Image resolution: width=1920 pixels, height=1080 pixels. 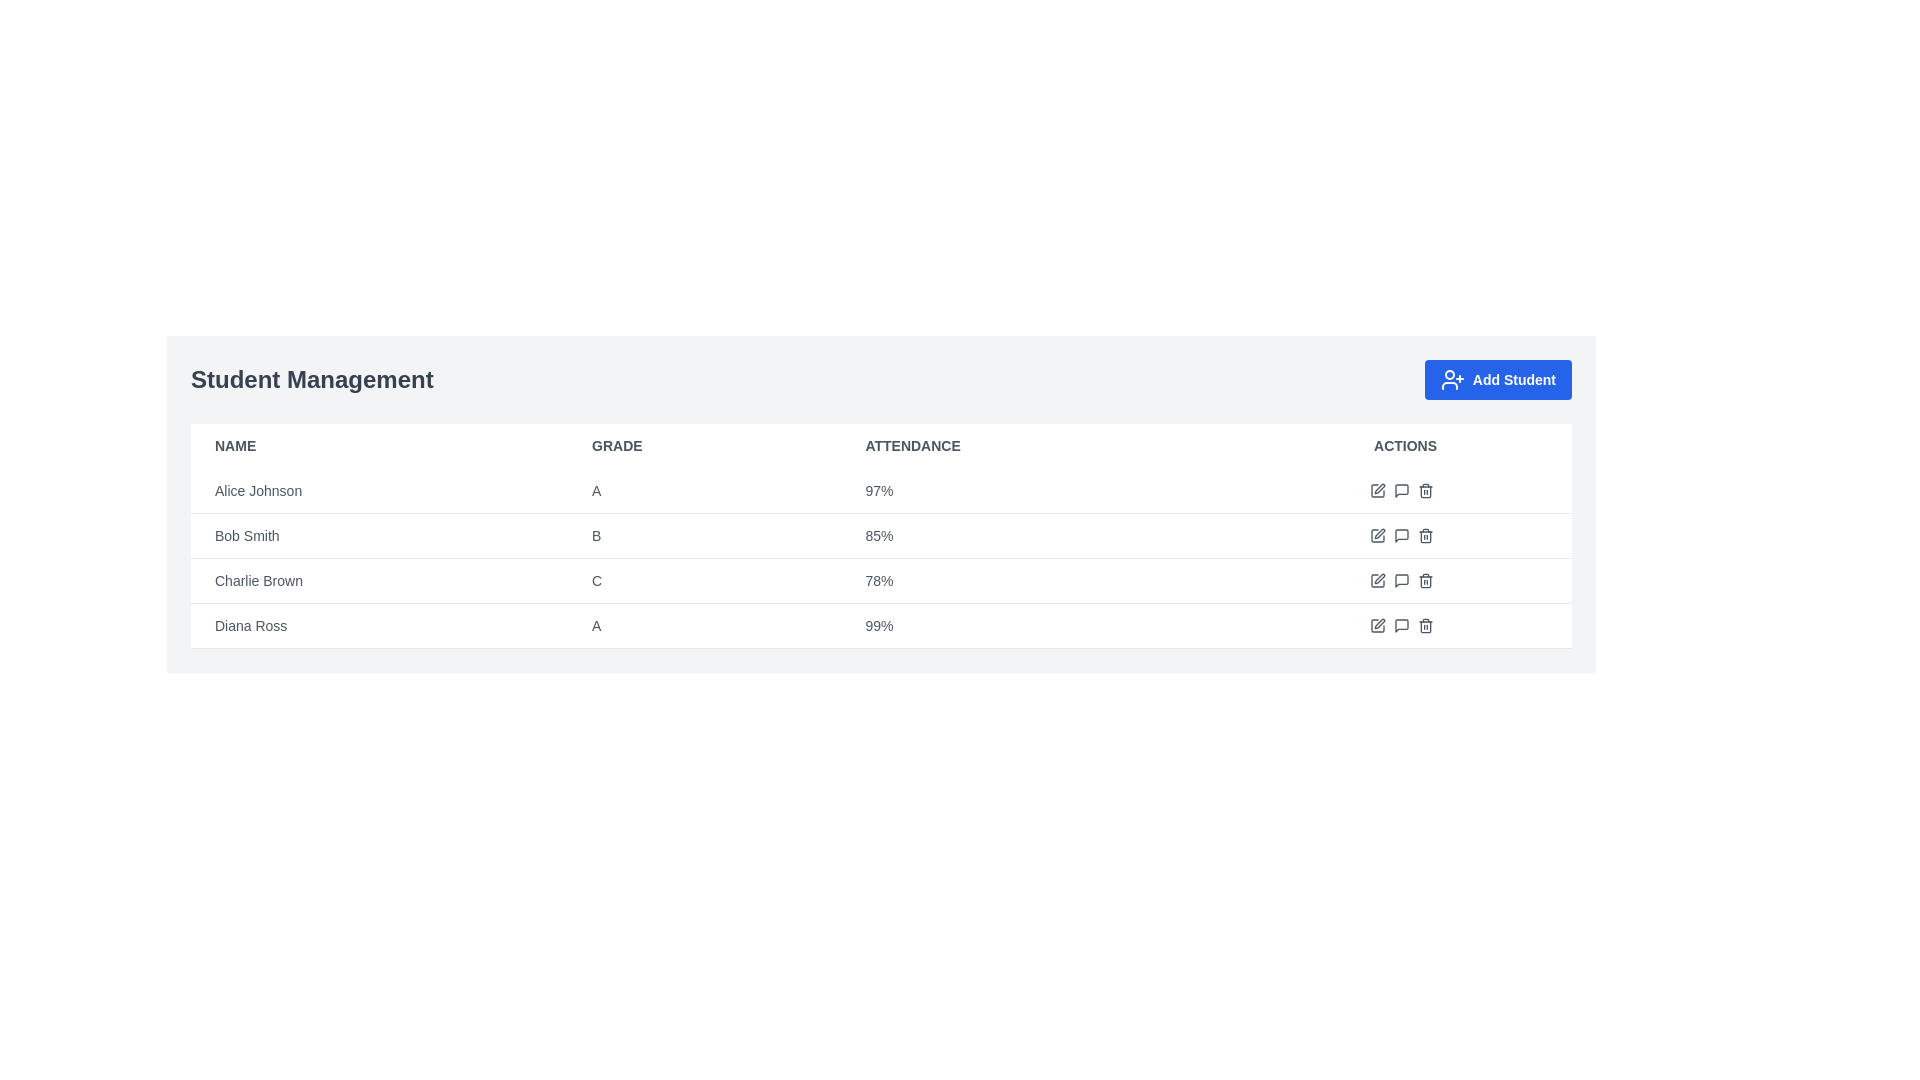 What do you see at coordinates (1404, 624) in the screenshot?
I see `the middle icon` at bounding box center [1404, 624].